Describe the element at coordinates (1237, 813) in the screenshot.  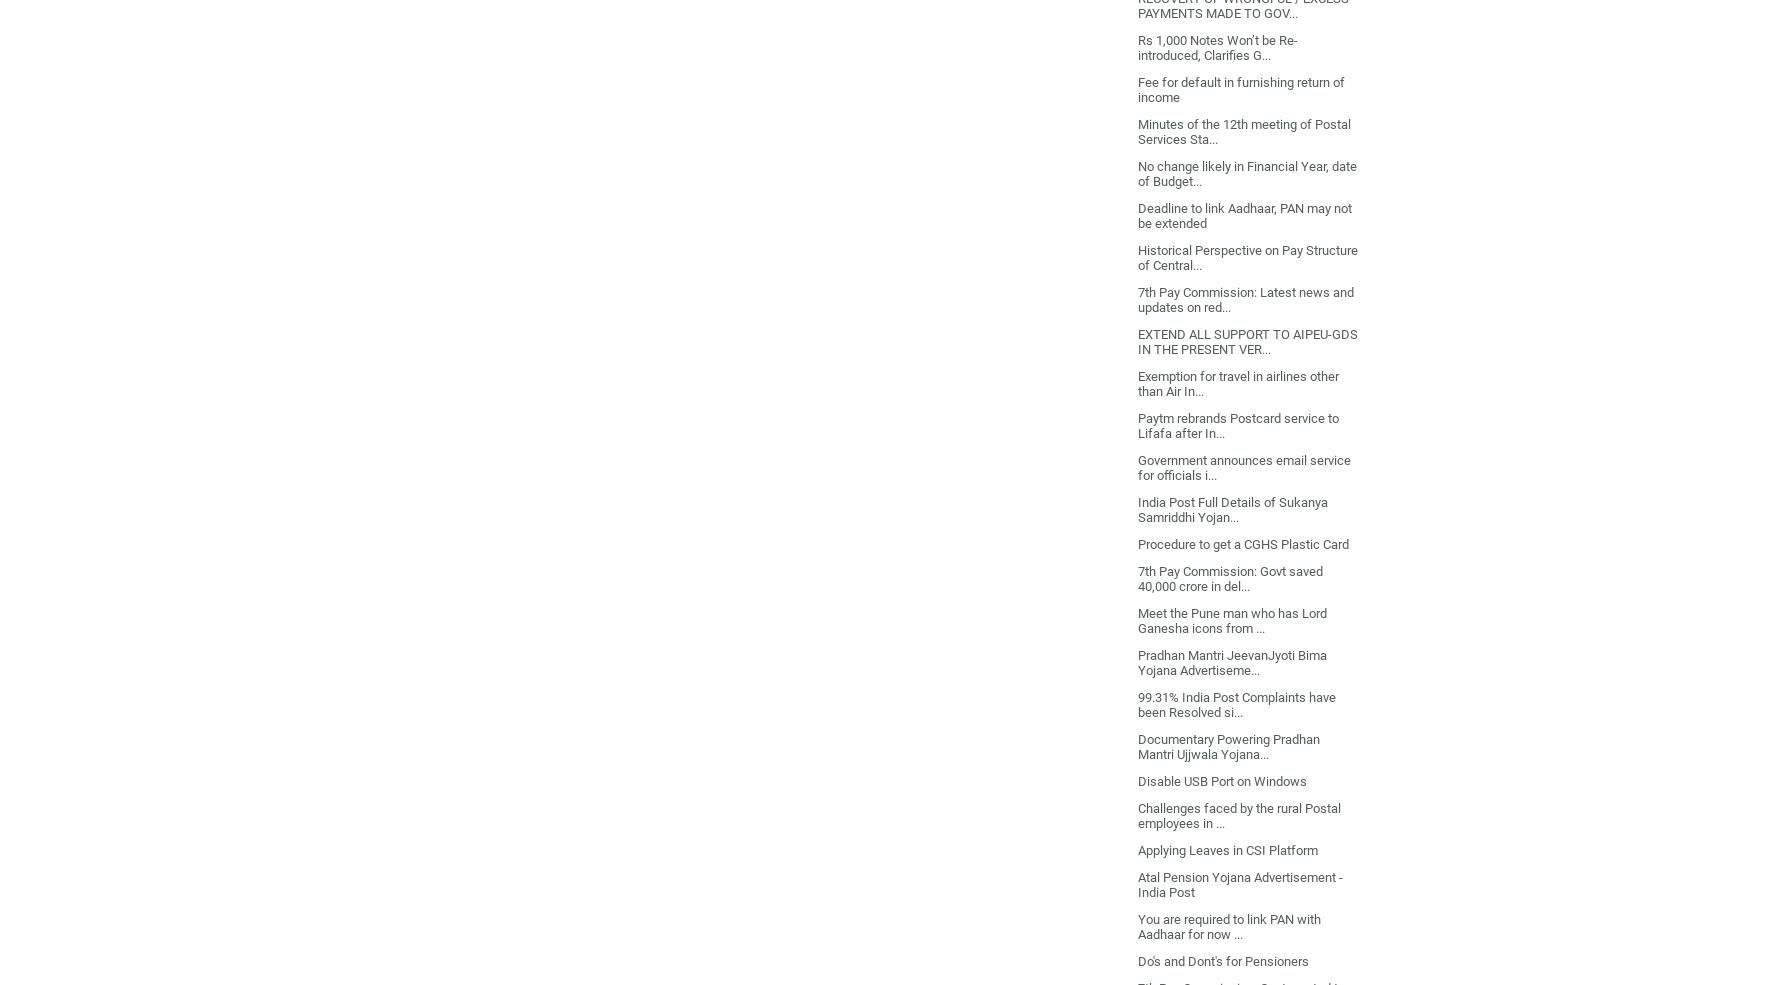
I see `'Challenges faced by the rural Postal employees in ...'` at that location.